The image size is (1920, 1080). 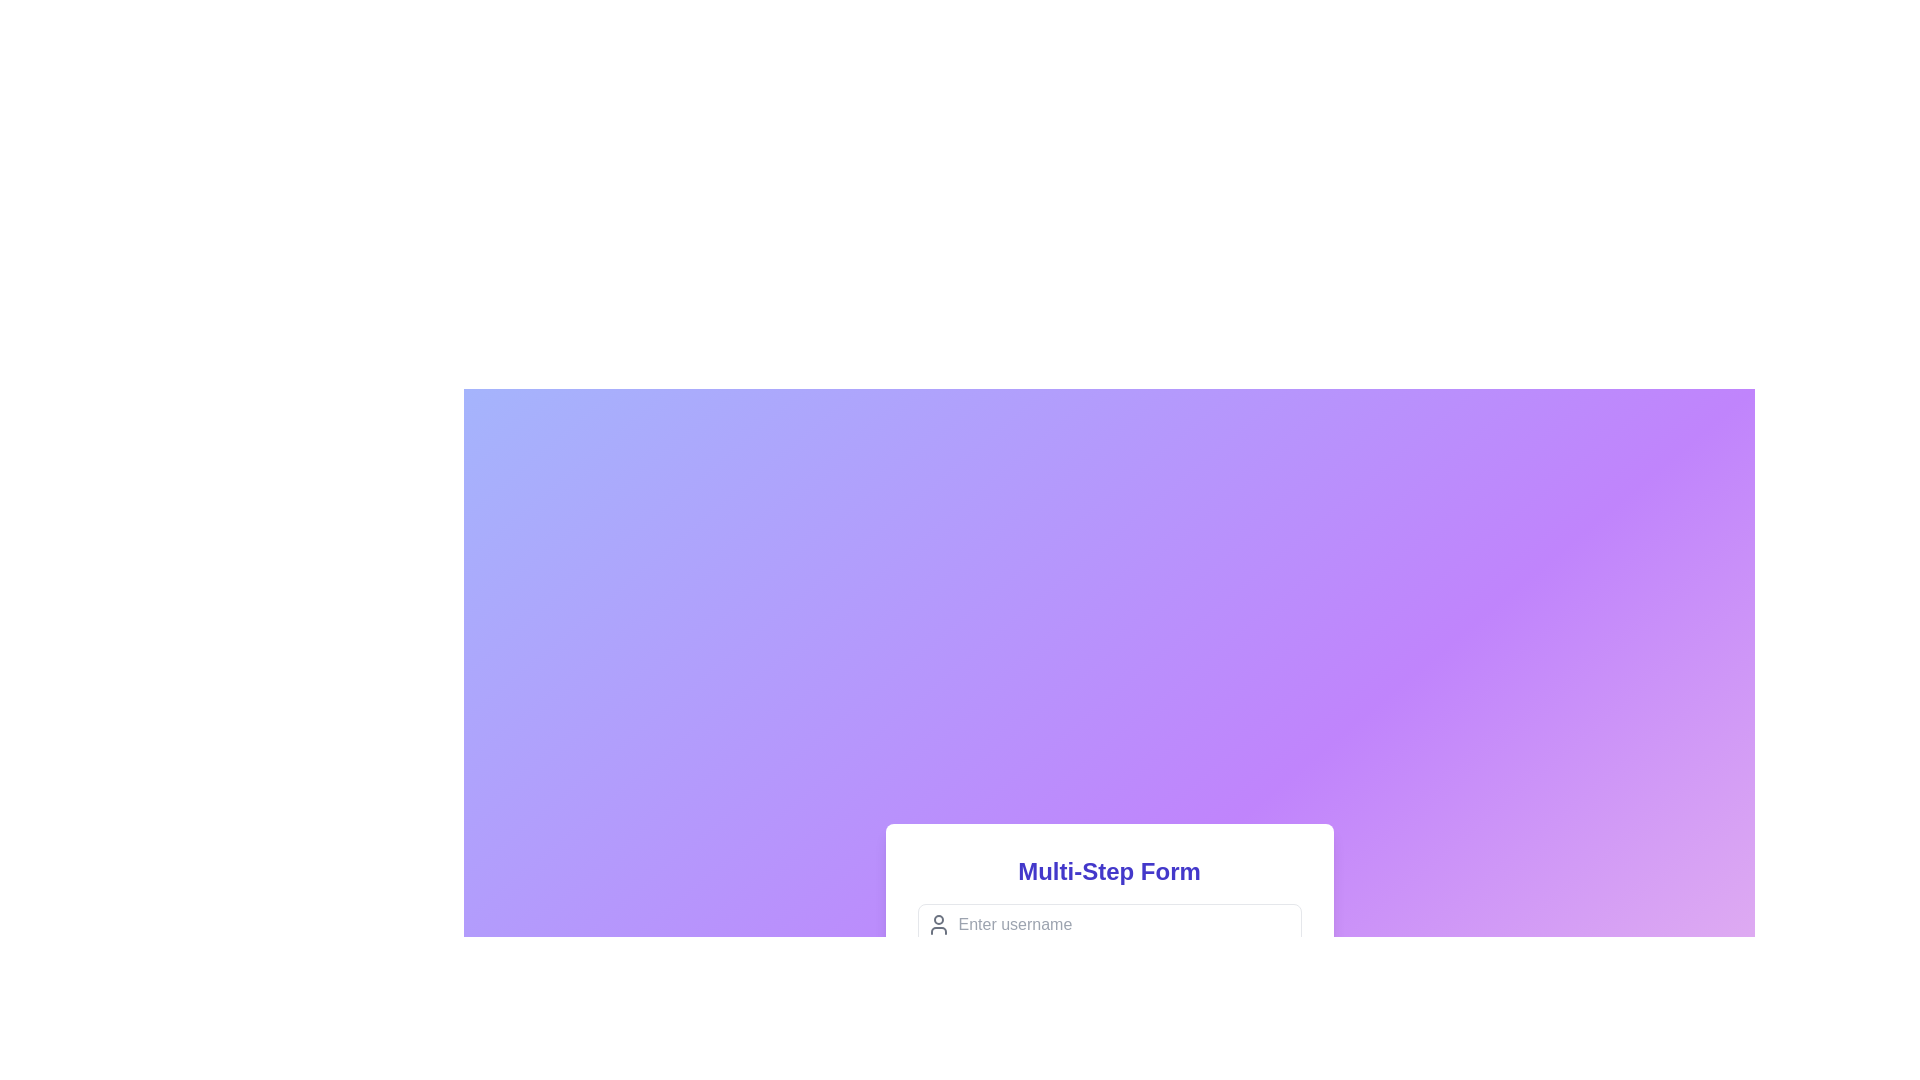 What do you see at coordinates (937, 925) in the screenshot?
I see `the username icon located to the far left of the text input field labeled 'Enter username' in the structured form interface` at bounding box center [937, 925].